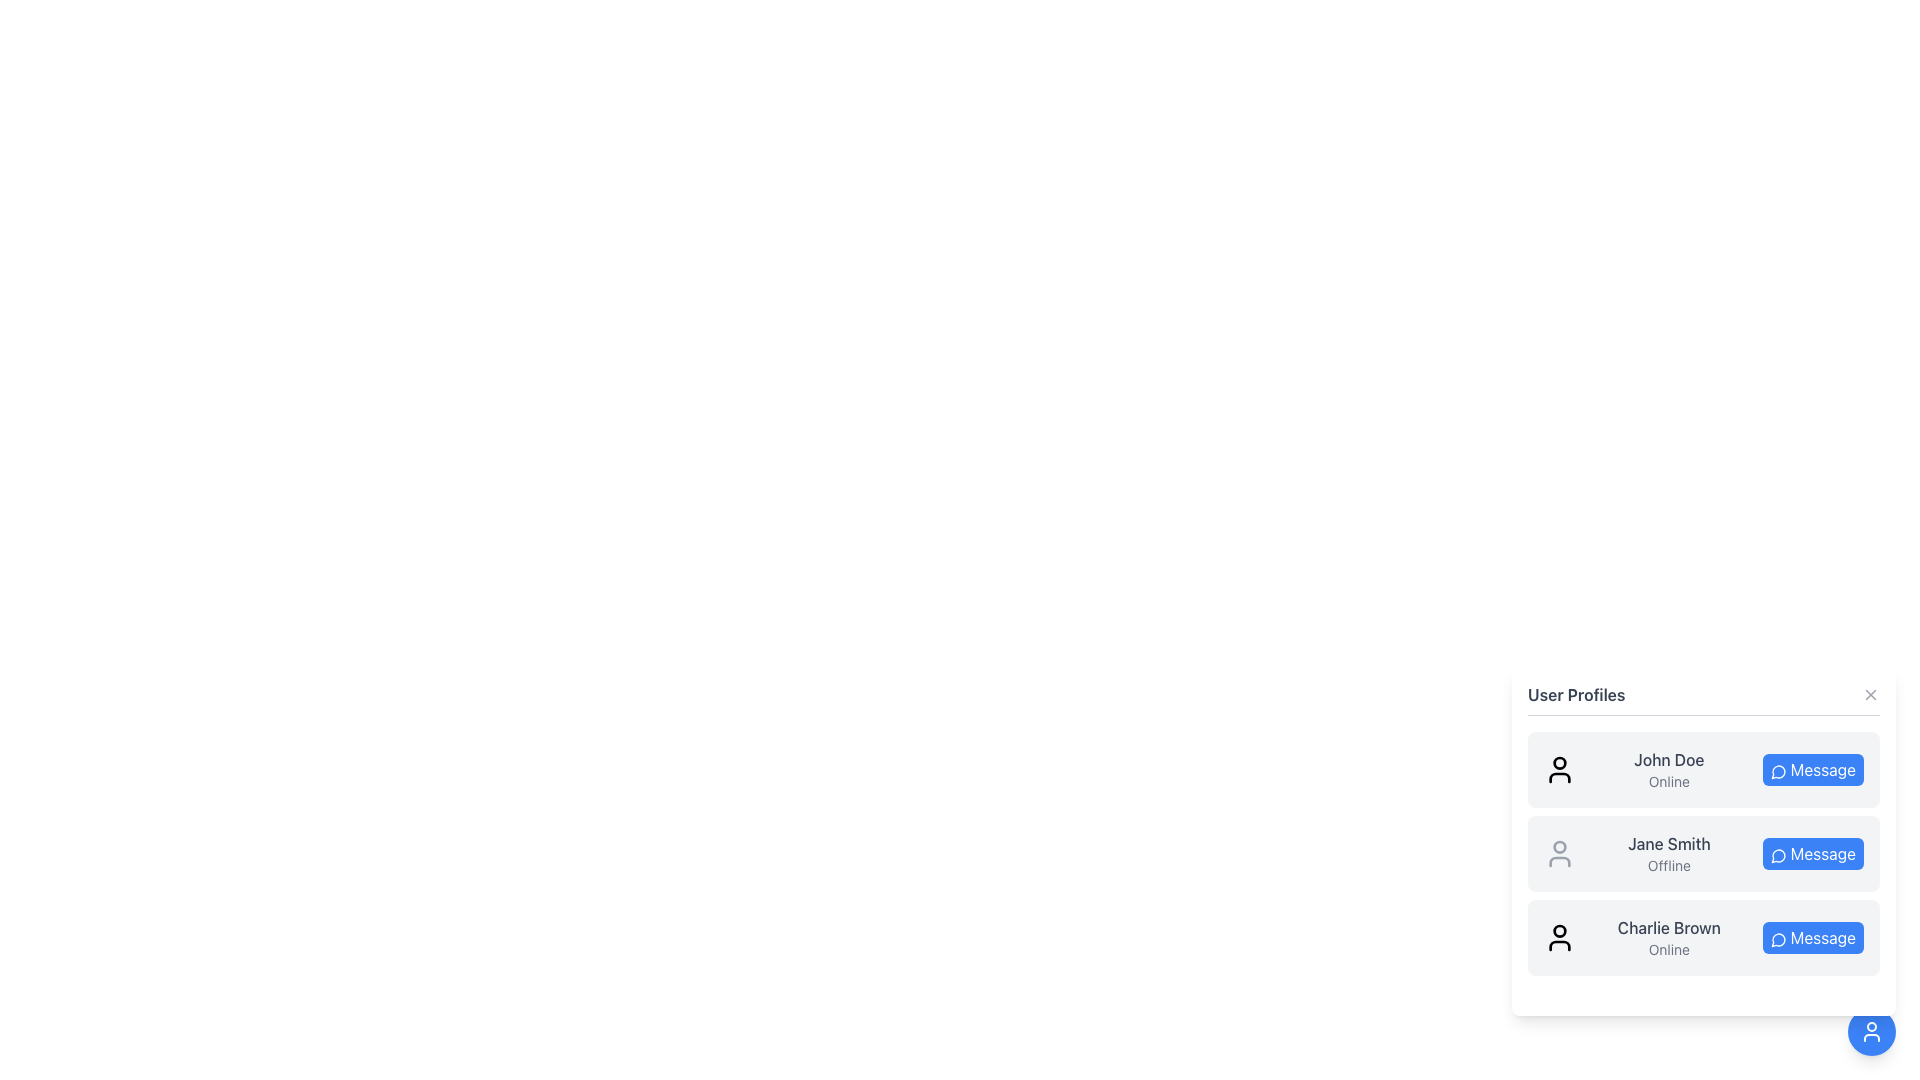 This screenshot has width=1920, height=1080. What do you see at coordinates (1778, 771) in the screenshot?
I see `the 'Message' button icon with a chat symbol located in the user profiles section, which is part of the first user's card at the specified coordinates` at bounding box center [1778, 771].